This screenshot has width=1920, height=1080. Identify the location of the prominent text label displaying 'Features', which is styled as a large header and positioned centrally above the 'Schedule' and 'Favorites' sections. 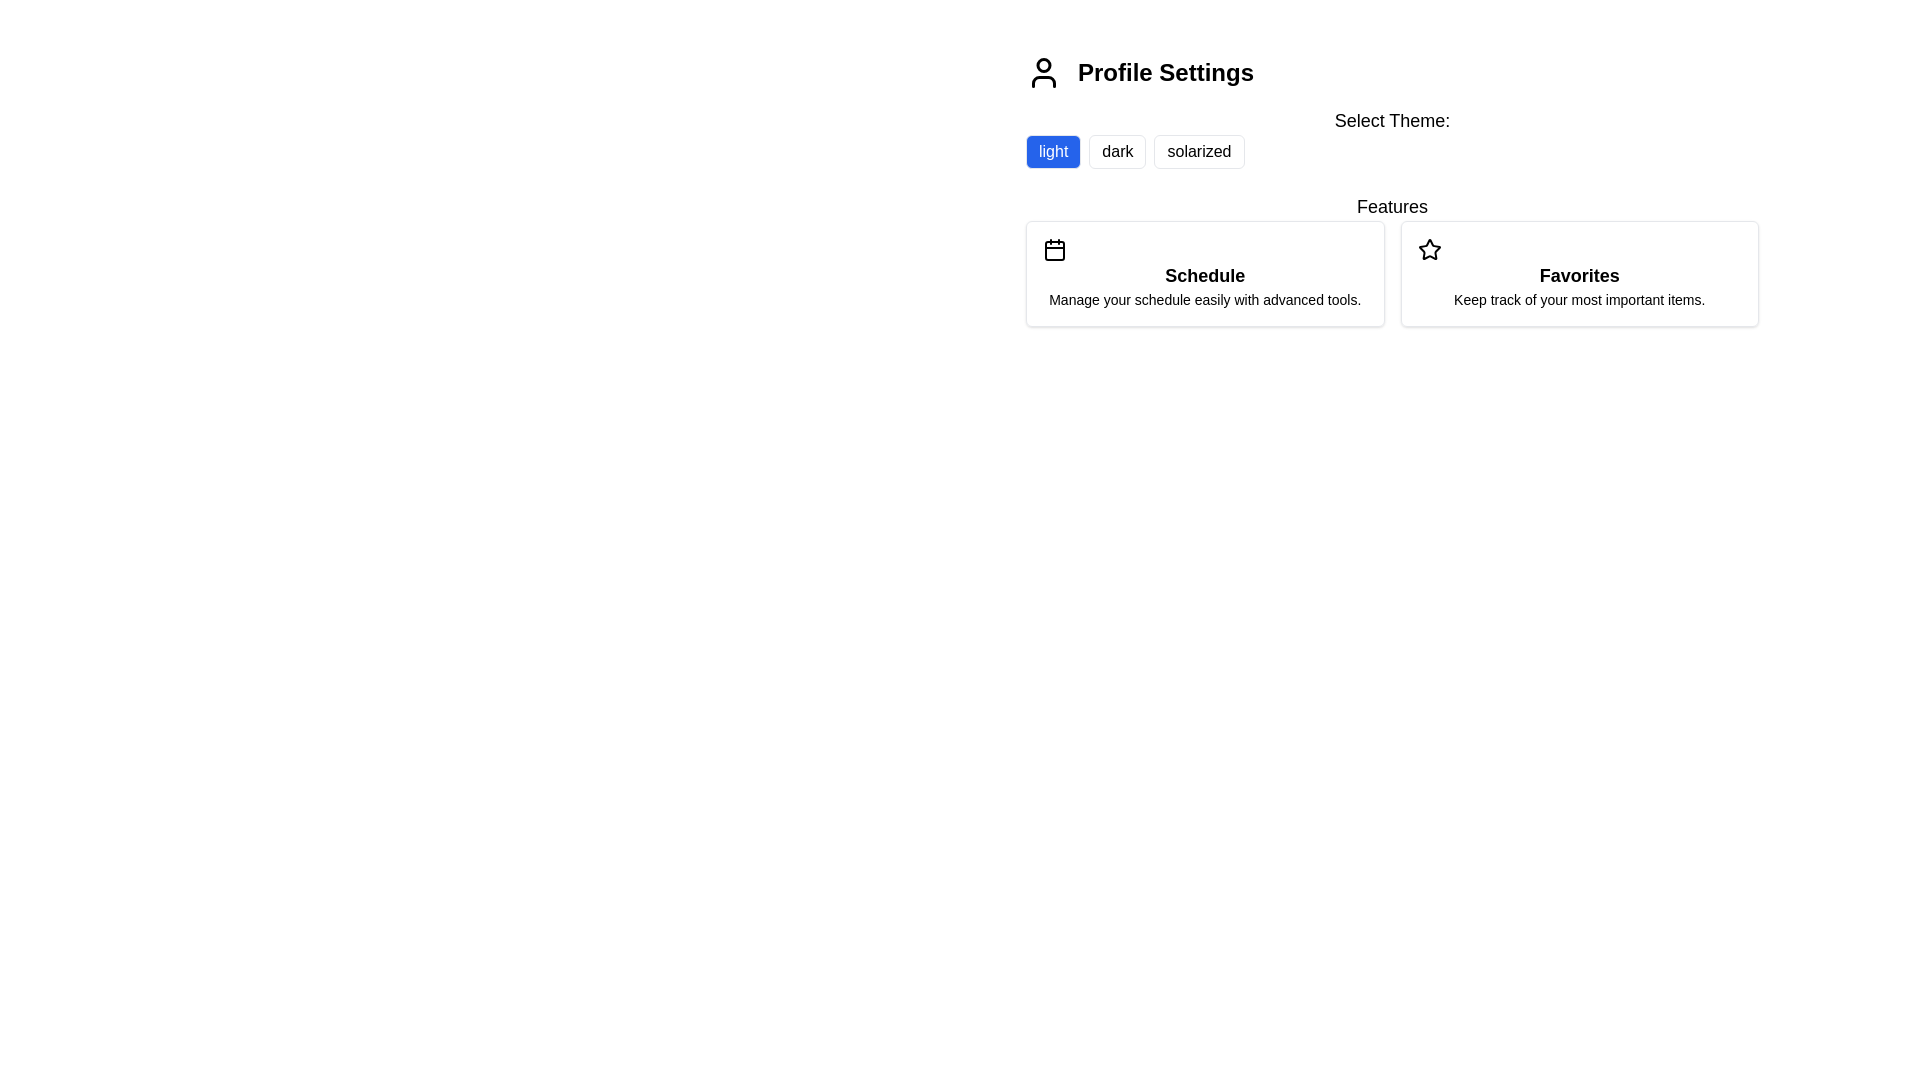
(1391, 207).